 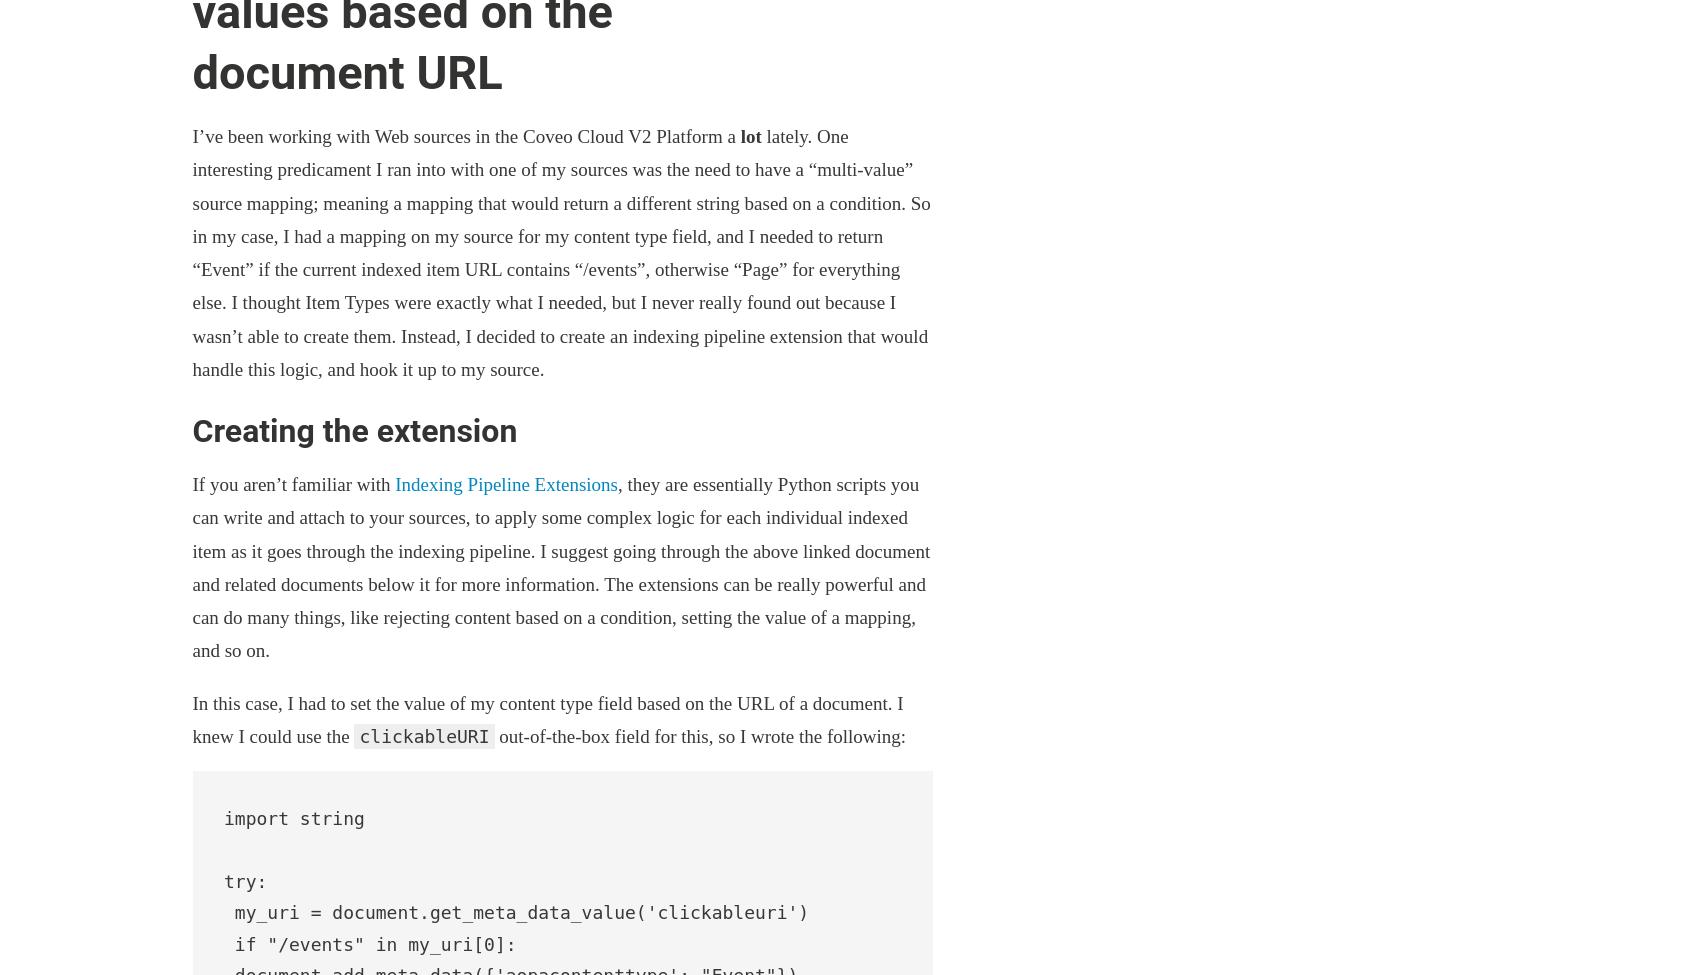 What do you see at coordinates (505, 484) in the screenshot?
I see `'Indexing Pipeline Extensions'` at bounding box center [505, 484].